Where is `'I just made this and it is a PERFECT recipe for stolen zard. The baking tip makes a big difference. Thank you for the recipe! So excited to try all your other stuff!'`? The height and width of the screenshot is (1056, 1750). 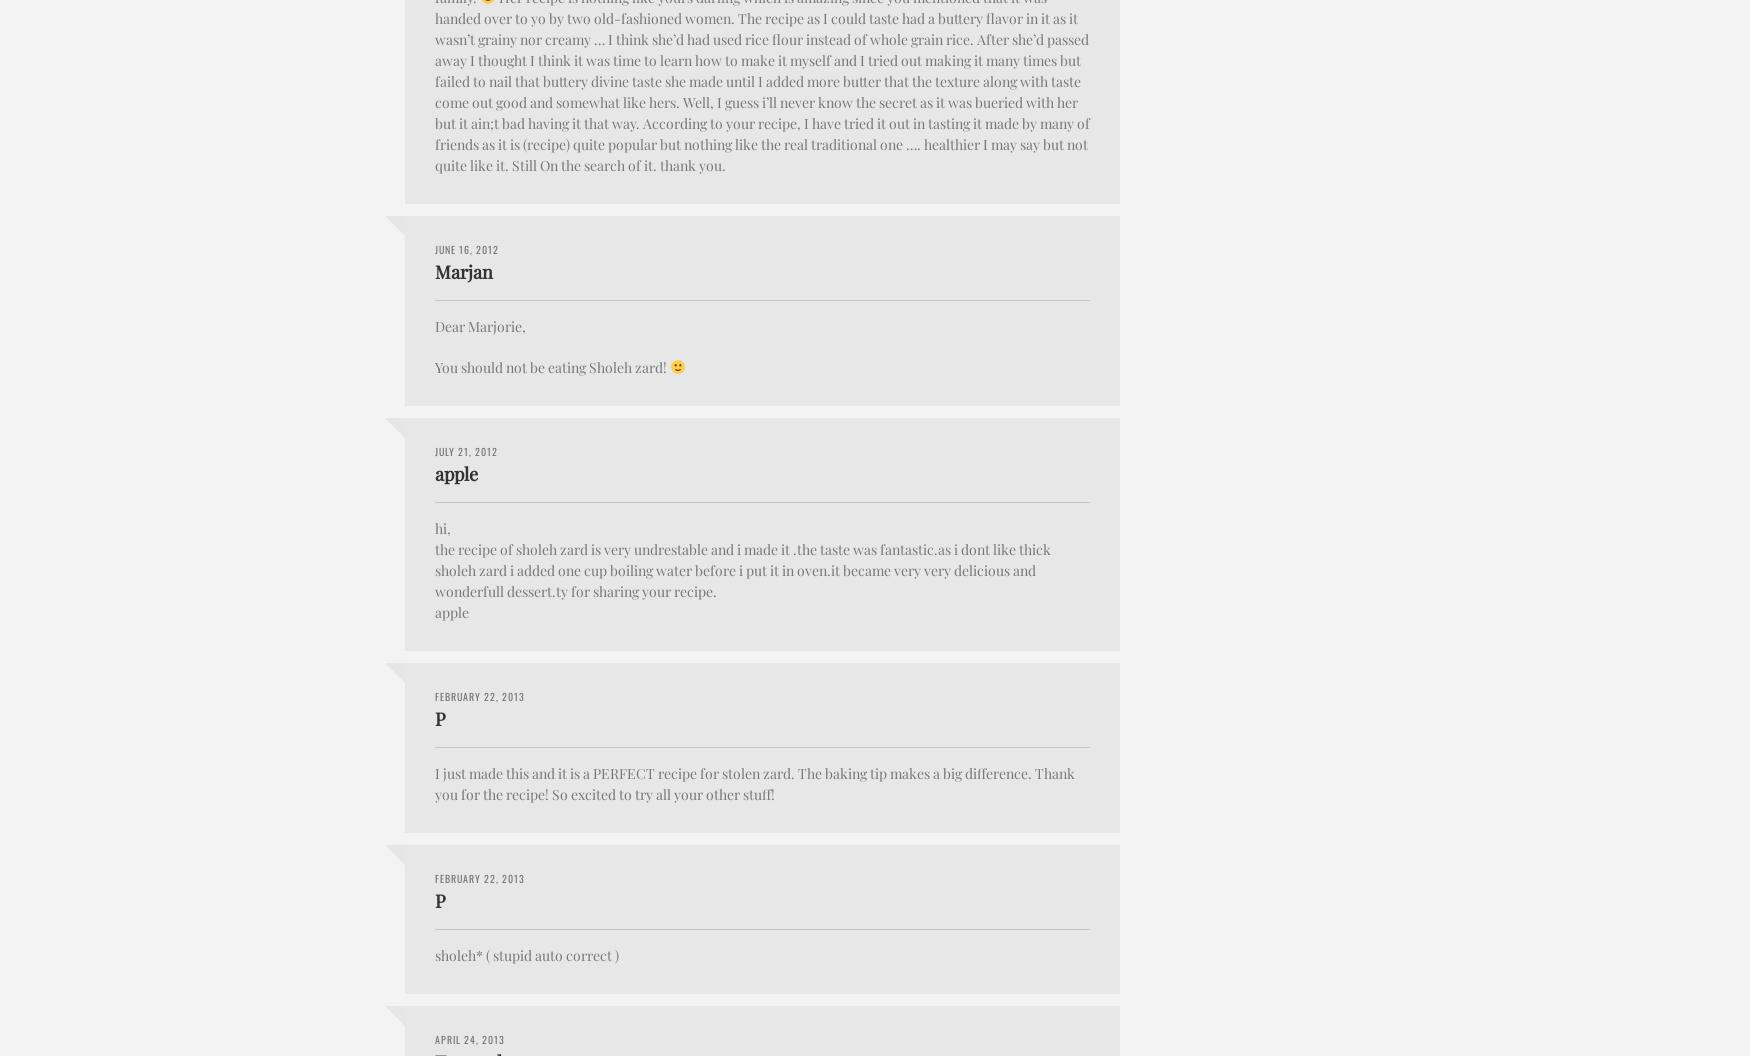
'I just made this and it is a PERFECT recipe for stolen zard. The baking tip makes a big difference. Thank you for the recipe! So excited to try all your other stuff!' is located at coordinates (753, 782).